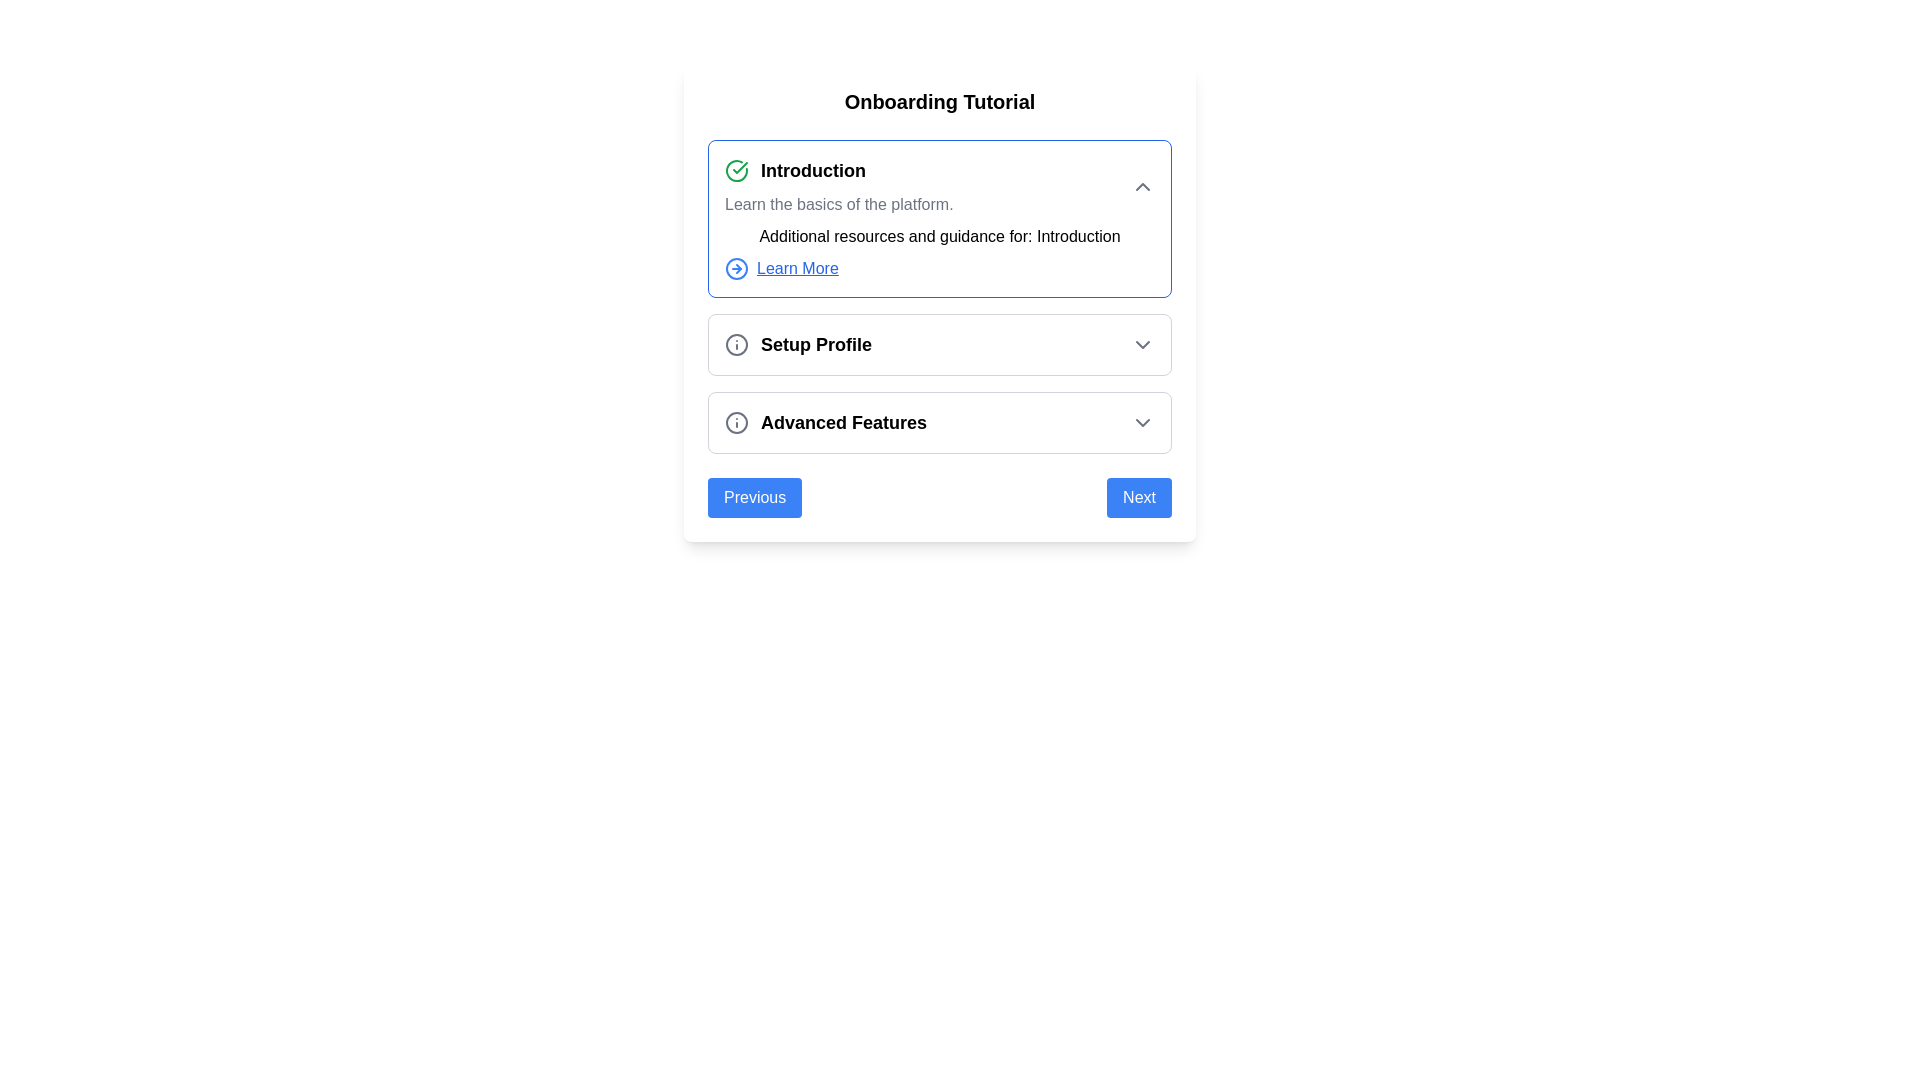 Image resolution: width=1920 pixels, height=1080 pixels. I want to click on text content of the 'Setup Profile' label, which is a bold, large font string located in the onboarding steps under the 'Introduction' section, so click(816, 343).